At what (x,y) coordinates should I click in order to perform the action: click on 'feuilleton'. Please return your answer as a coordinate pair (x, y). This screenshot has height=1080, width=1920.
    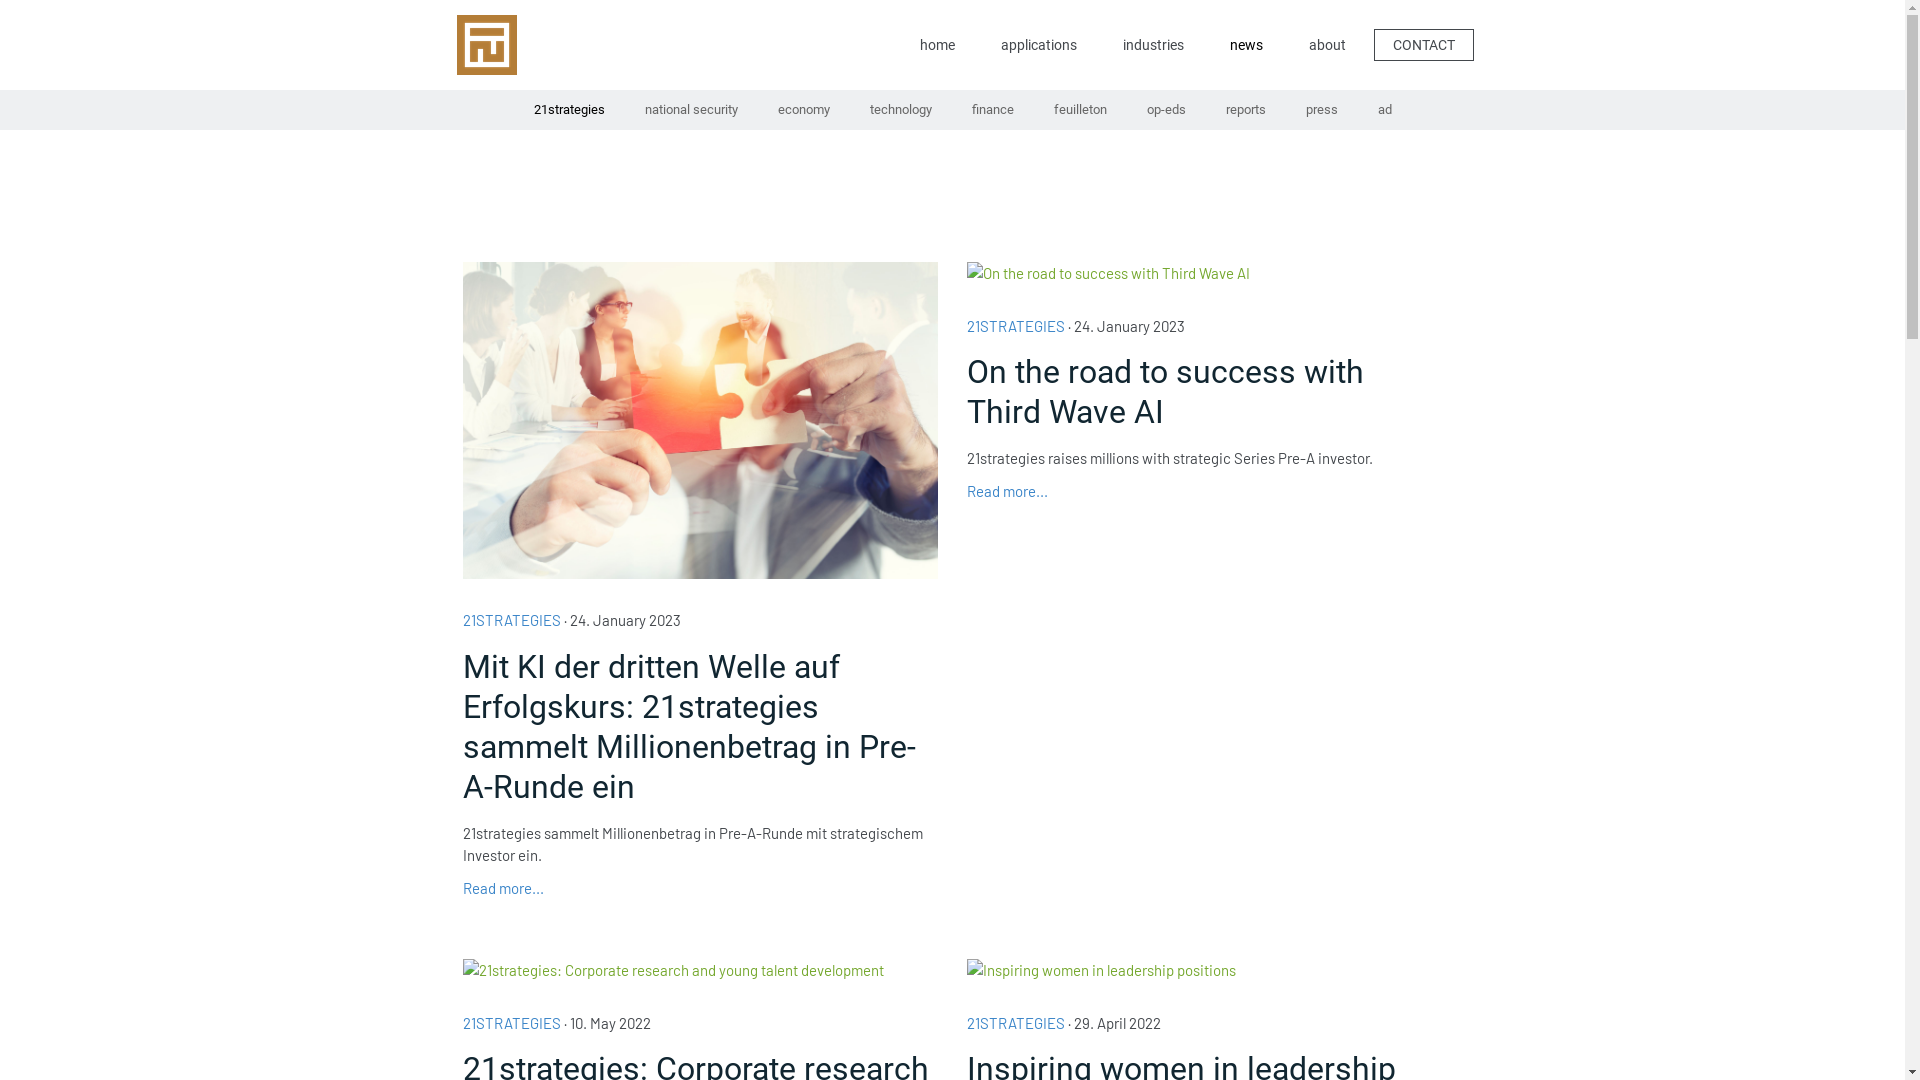
    Looking at the image, I should click on (1079, 110).